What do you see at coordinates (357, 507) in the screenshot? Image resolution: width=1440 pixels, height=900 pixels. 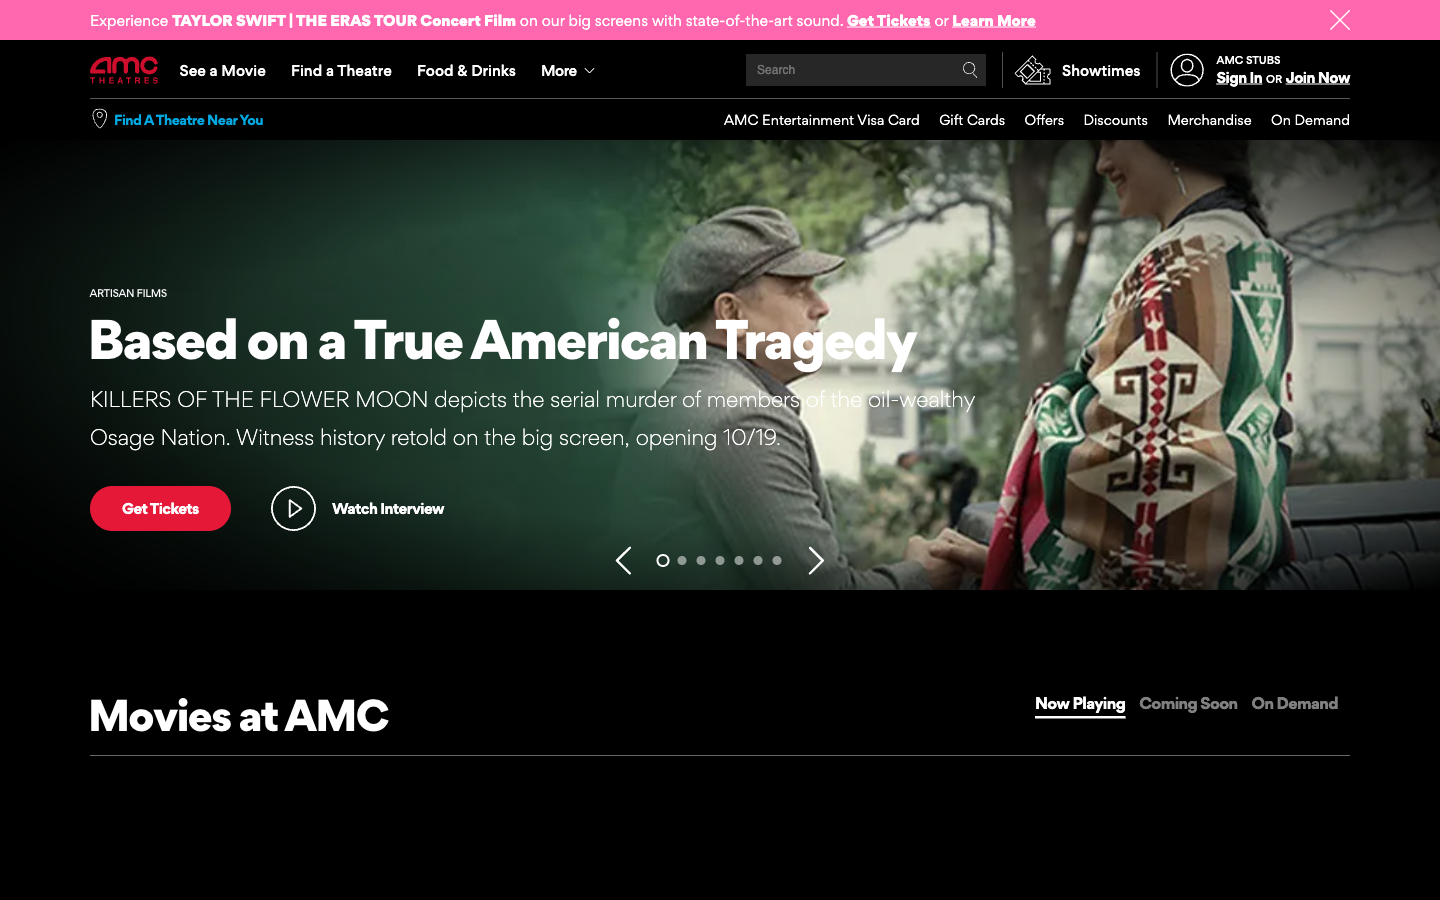 I see `View trailer and pause` at bounding box center [357, 507].